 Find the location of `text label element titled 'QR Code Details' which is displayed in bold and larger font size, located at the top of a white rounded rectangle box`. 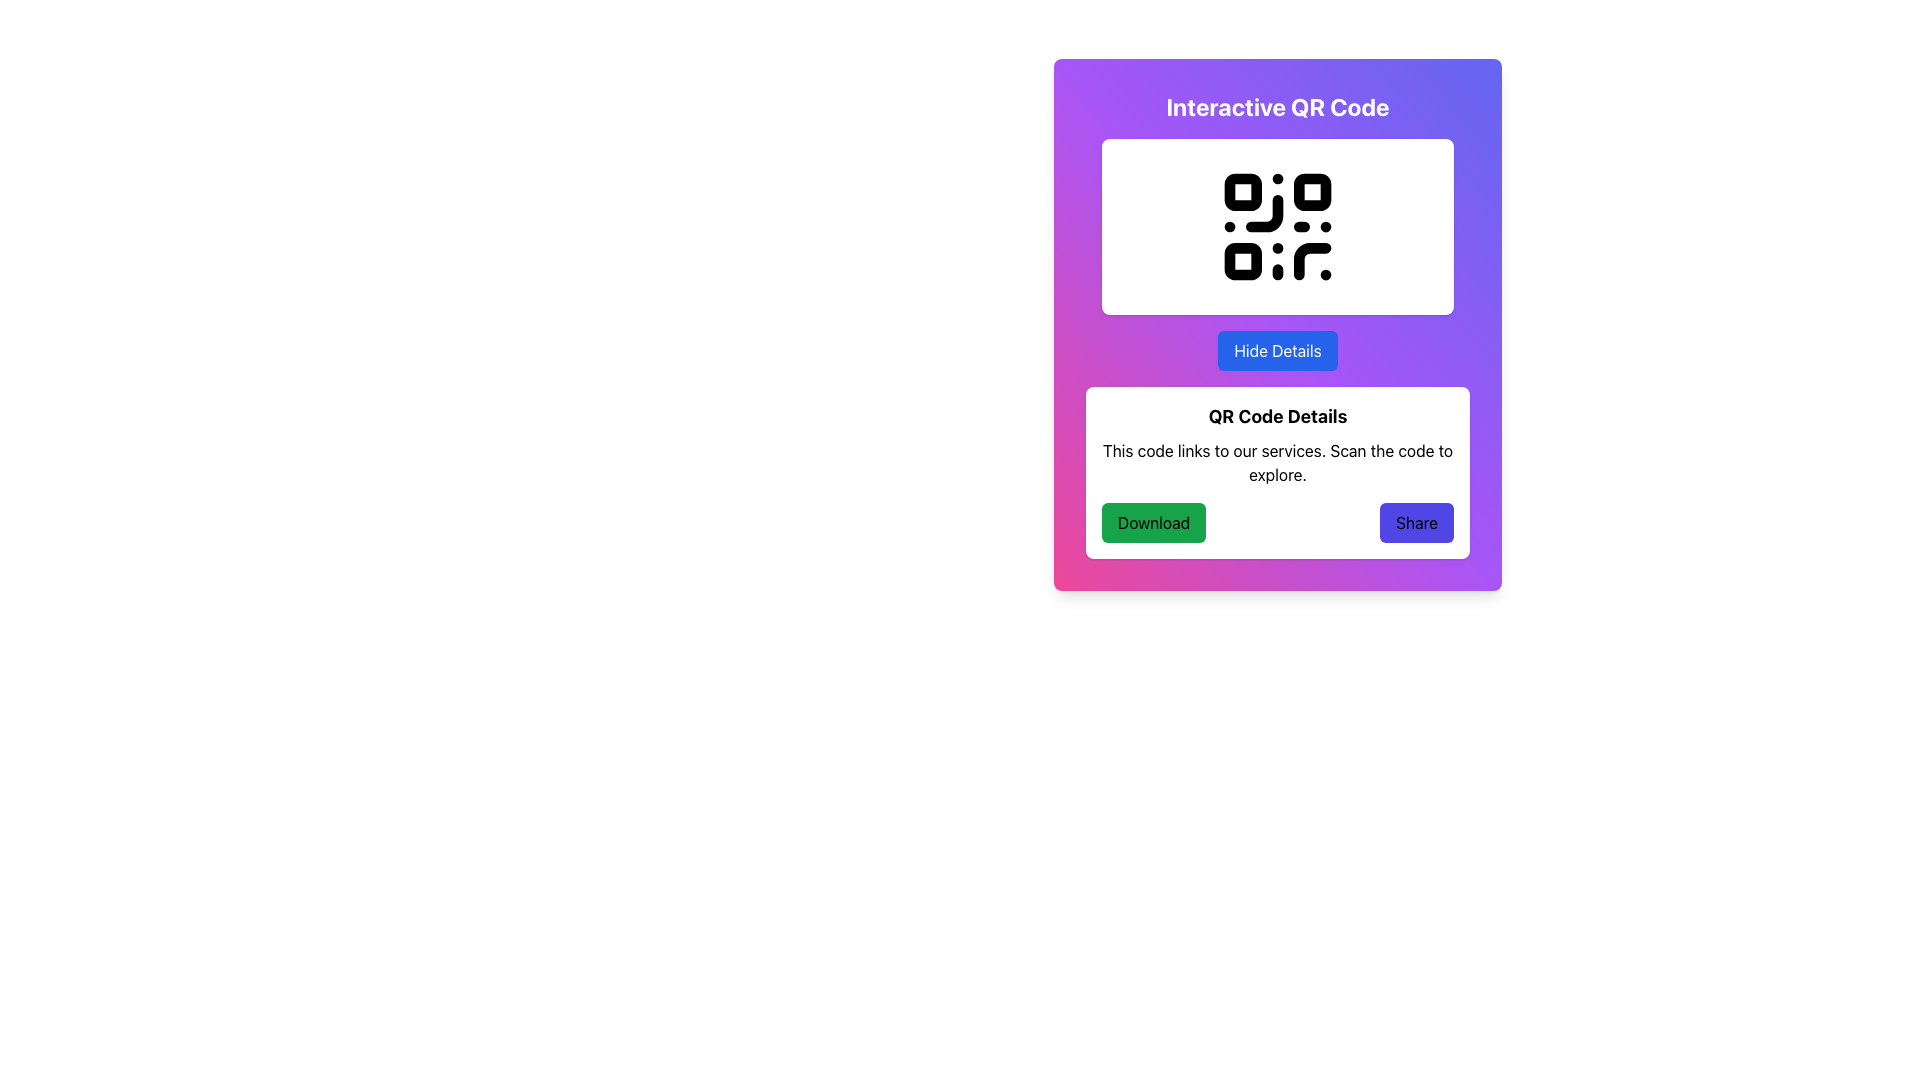

text label element titled 'QR Code Details' which is displayed in bold and larger font size, located at the top of a white rounded rectangle box is located at coordinates (1276, 415).